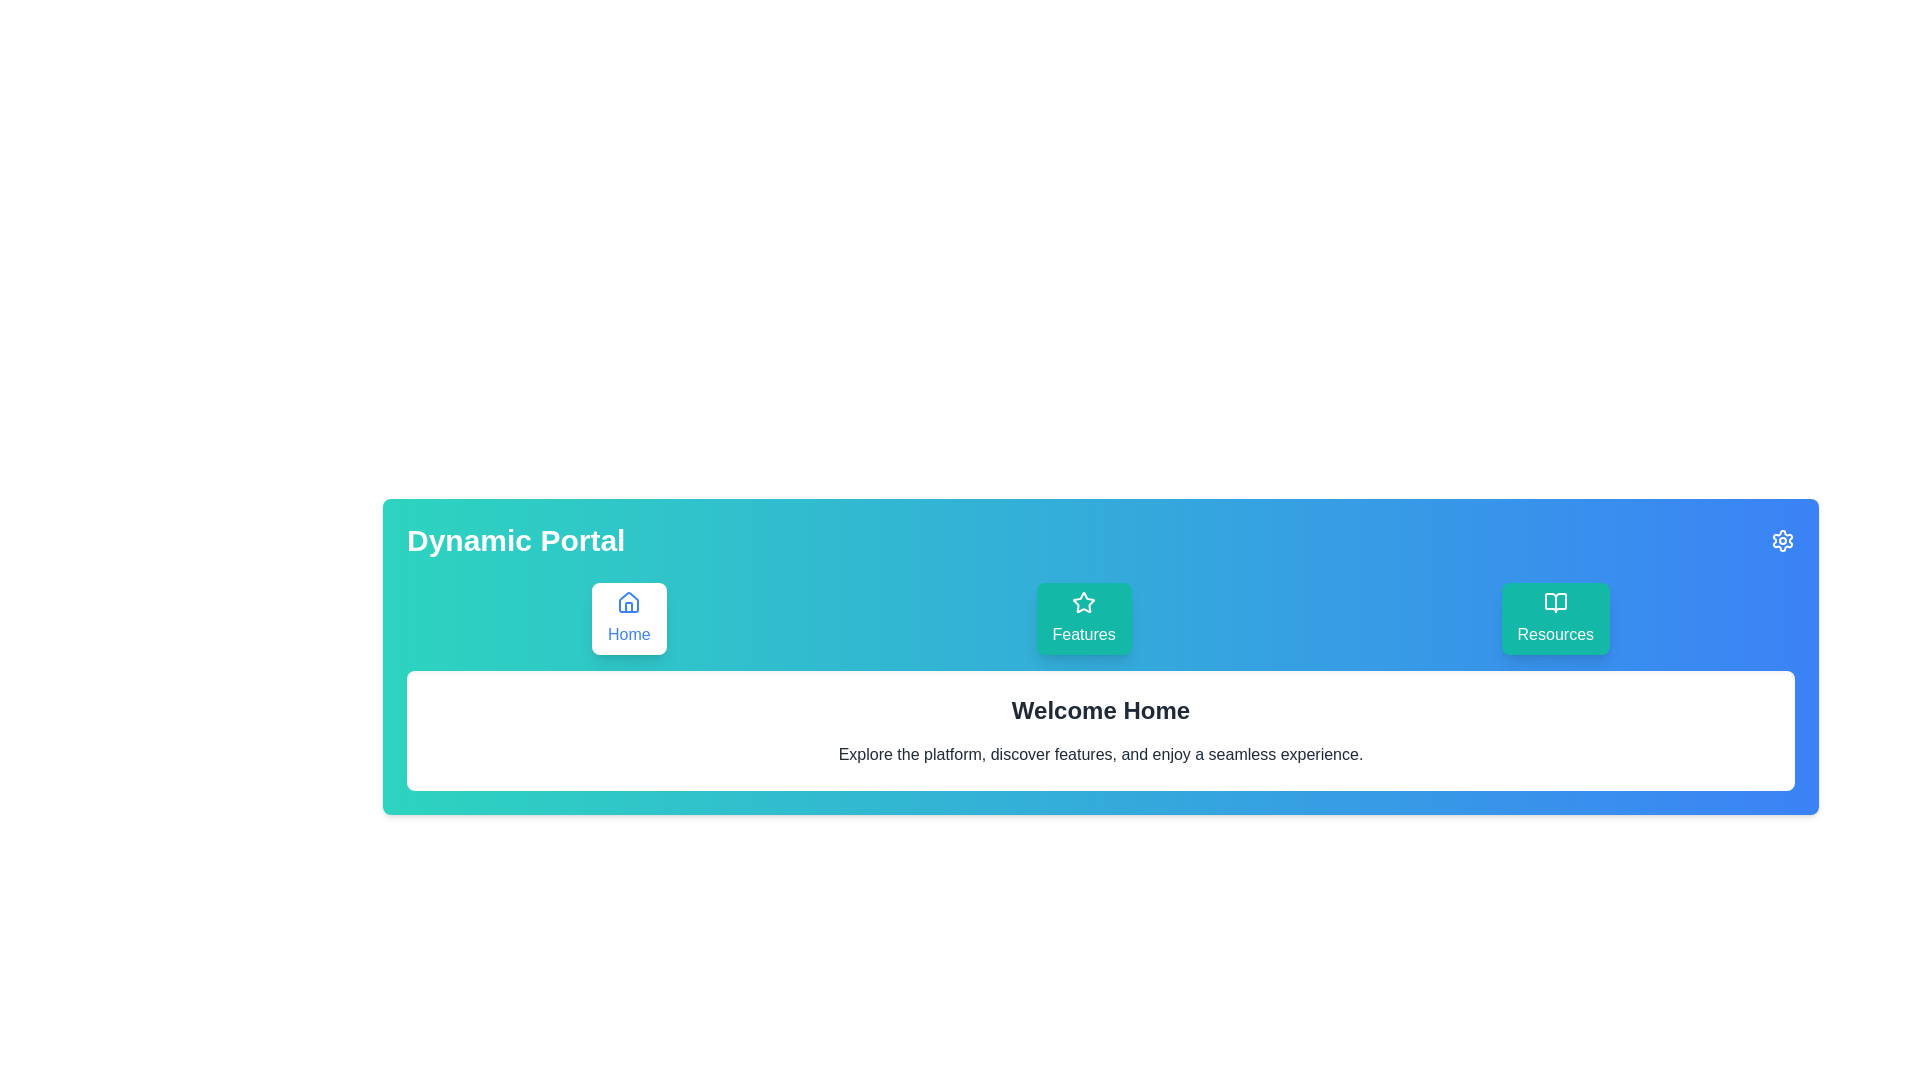 The image size is (1920, 1080). What do you see at coordinates (1782, 540) in the screenshot?
I see `the small, white gear-shaped icon resembling a settings symbol, which is located on the far-right side of the header containing 'Dynamic Portal'` at bounding box center [1782, 540].